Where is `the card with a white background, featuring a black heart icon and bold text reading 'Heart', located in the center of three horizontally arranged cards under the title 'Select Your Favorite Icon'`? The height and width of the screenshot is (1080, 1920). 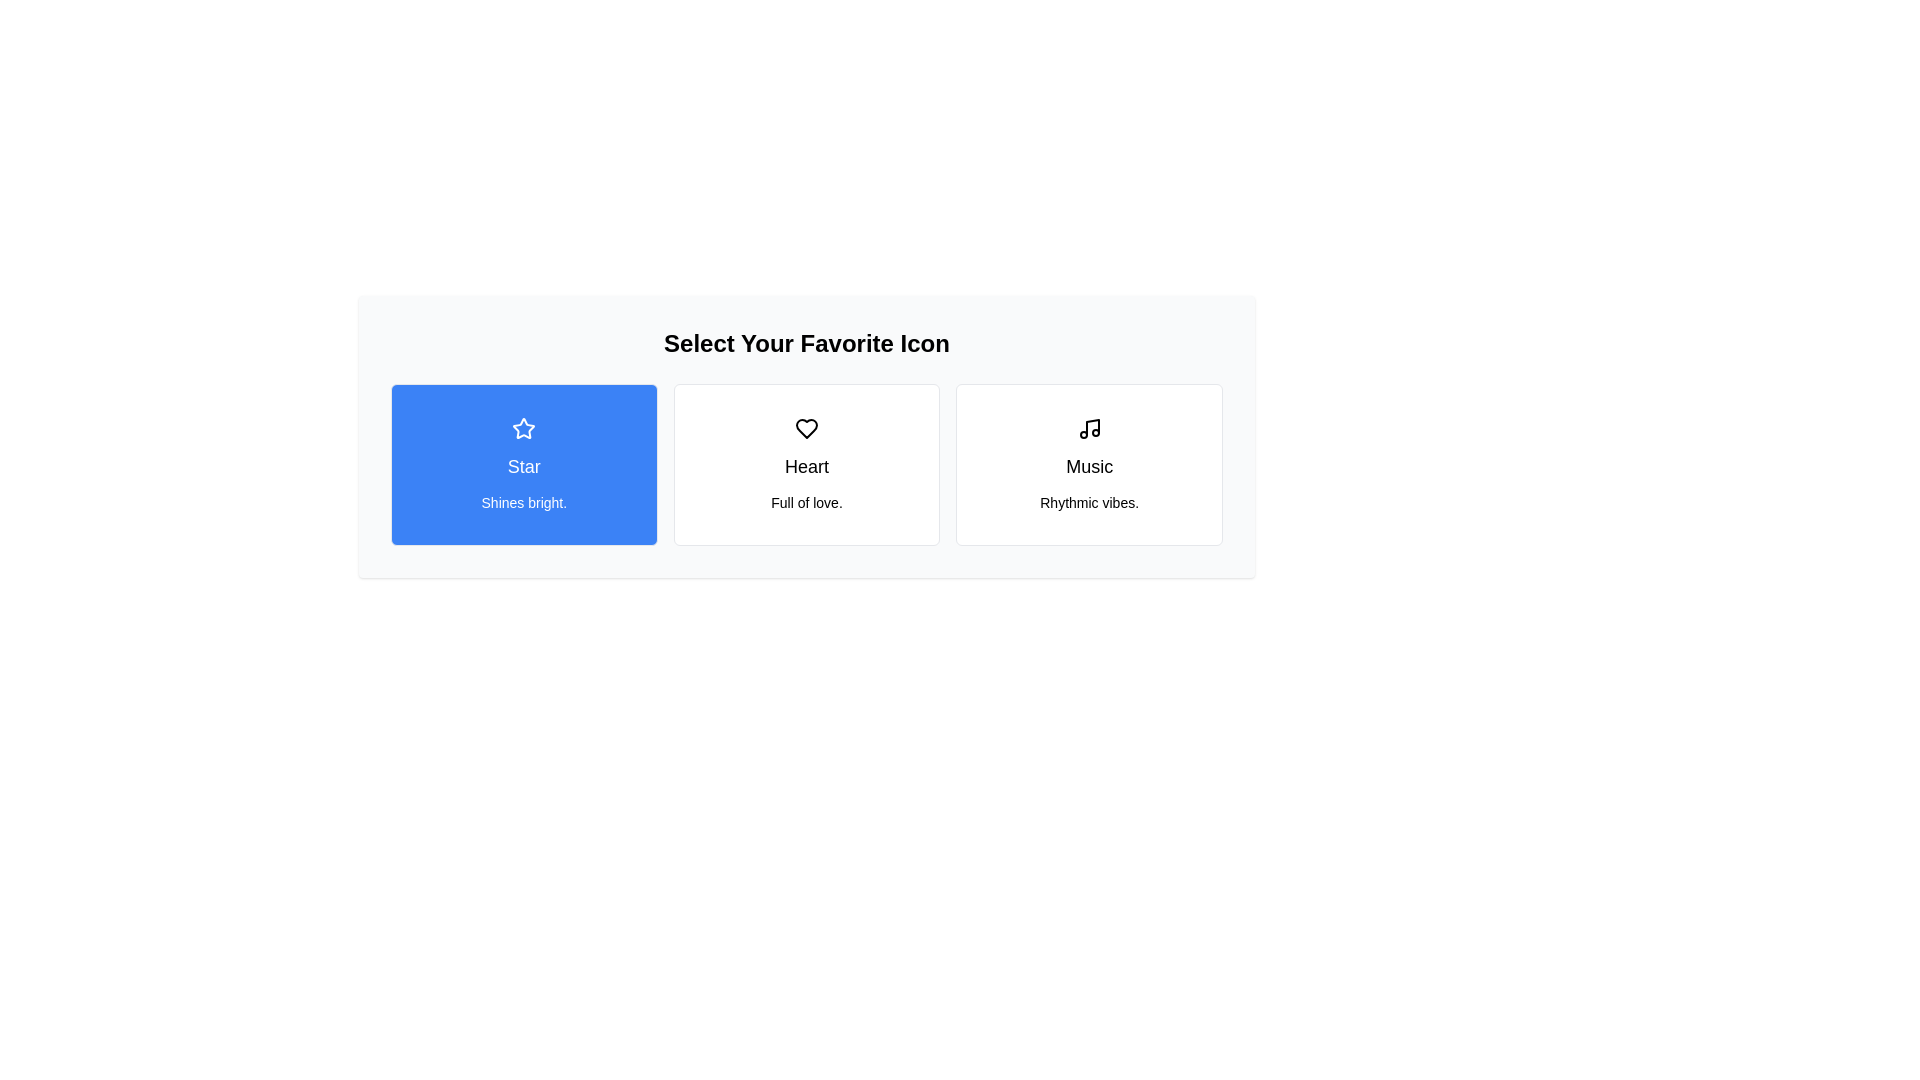
the card with a white background, featuring a black heart icon and bold text reading 'Heart', located in the center of three horizontally arranged cards under the title 'Select Your Favorite Icon' is located at coordinates (806, 465).